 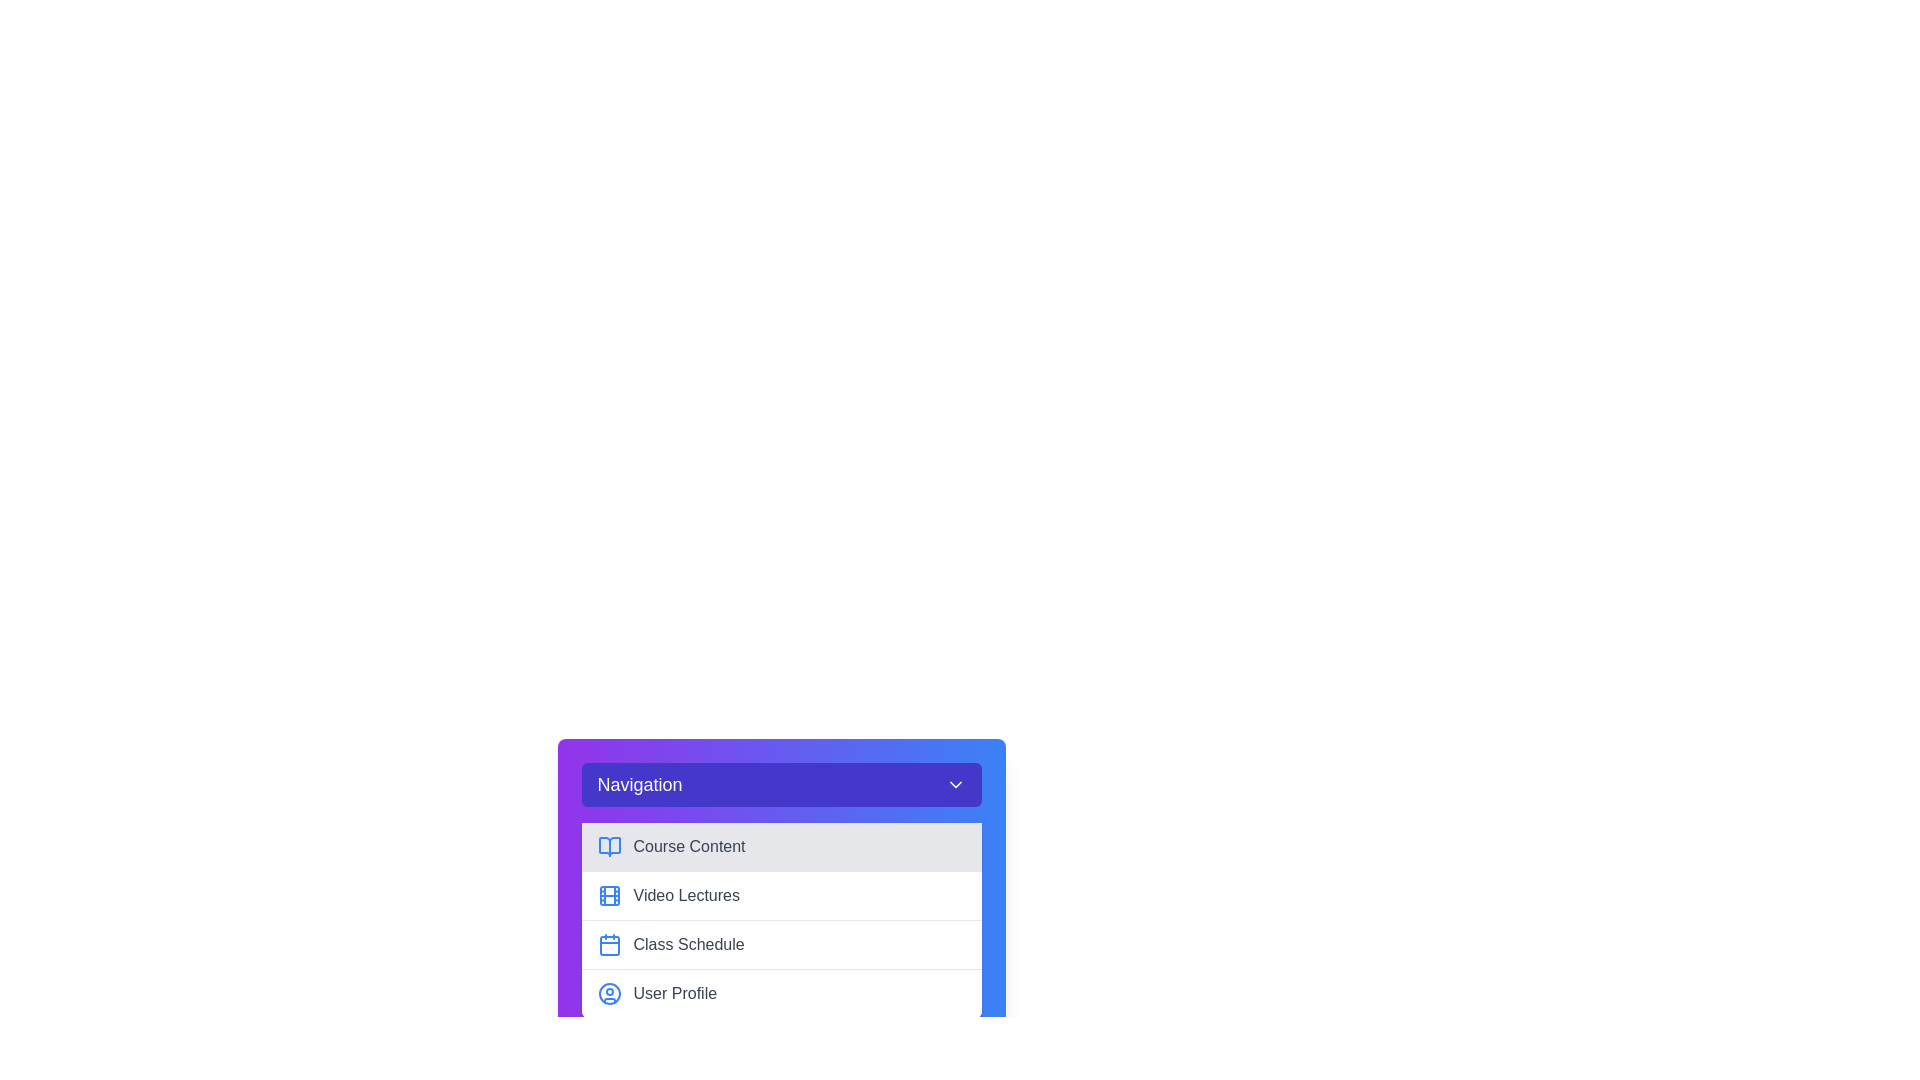 What do you see at coordinates (608, 847) in the screenshot?
I see `the 'Course Content' icon located in the navigation panel for accessibility tools` at bounding box center [608, 847].